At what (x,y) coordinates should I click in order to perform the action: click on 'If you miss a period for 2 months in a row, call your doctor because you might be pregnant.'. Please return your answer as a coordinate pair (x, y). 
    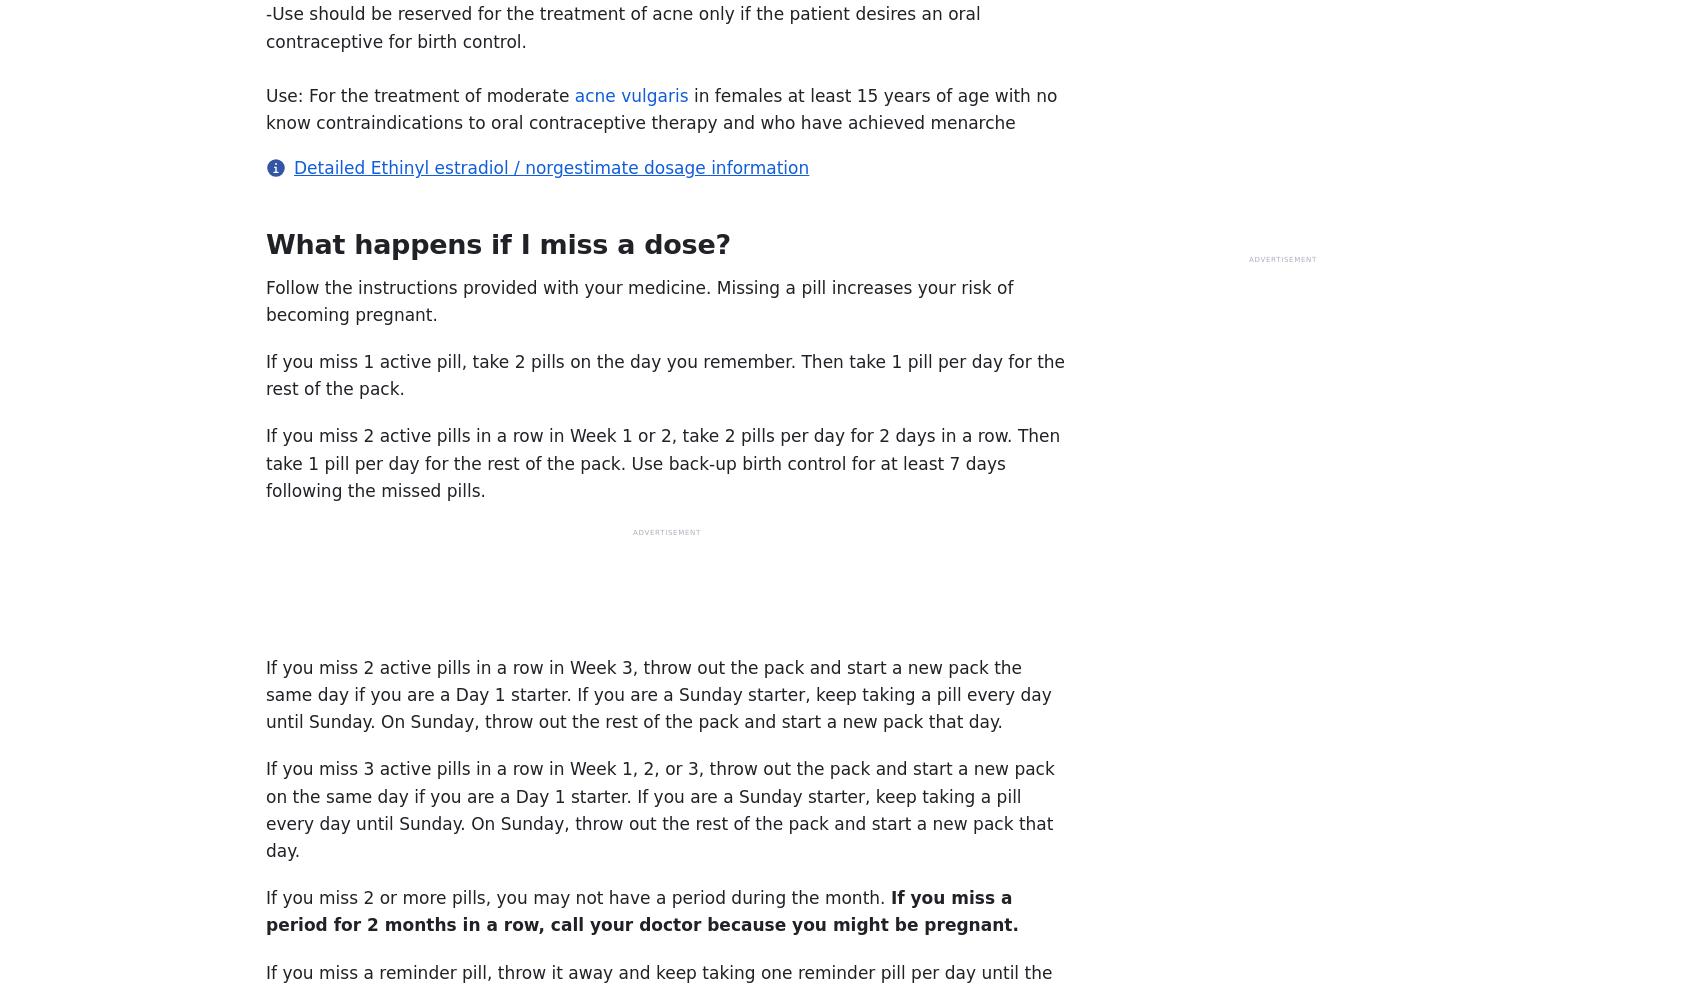
    Looking at the image, I should click on (266, 910).